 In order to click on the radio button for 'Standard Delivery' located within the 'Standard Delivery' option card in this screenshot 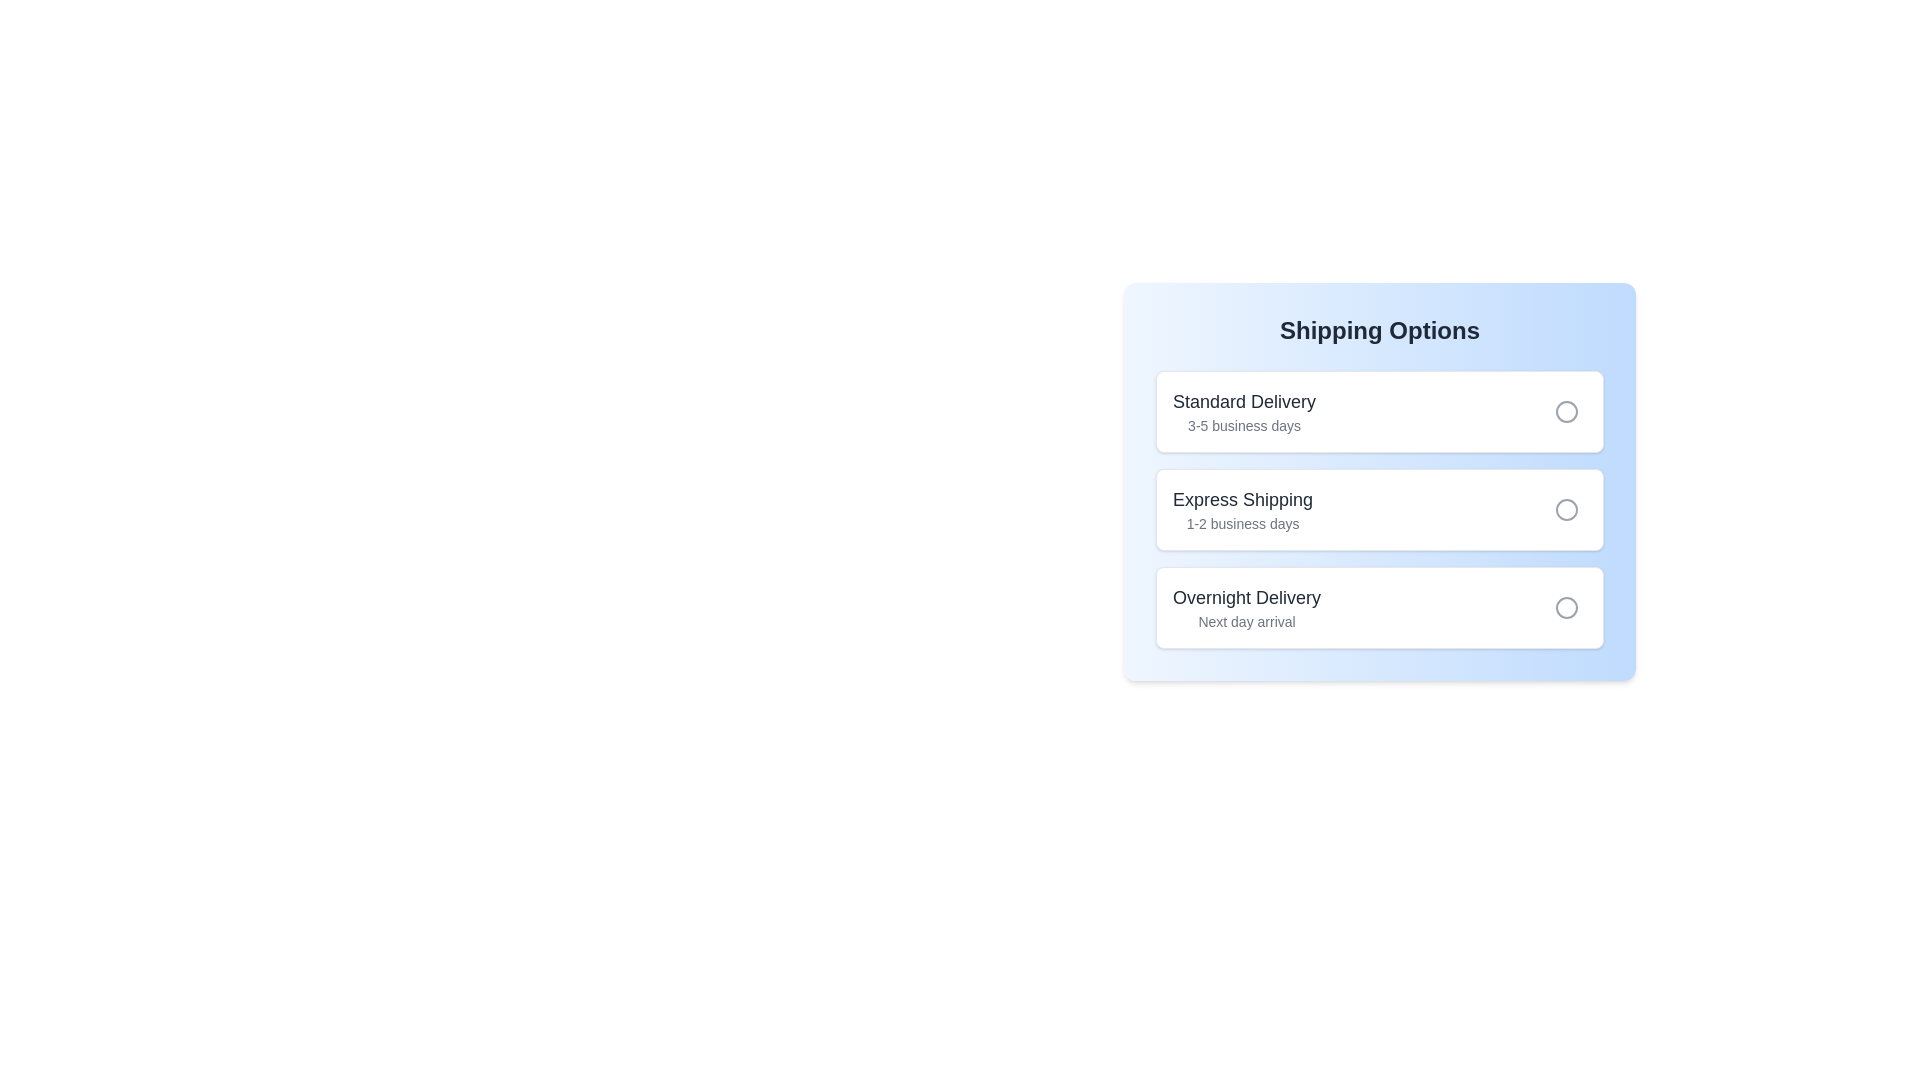, I will do `click(1565, 411)`.